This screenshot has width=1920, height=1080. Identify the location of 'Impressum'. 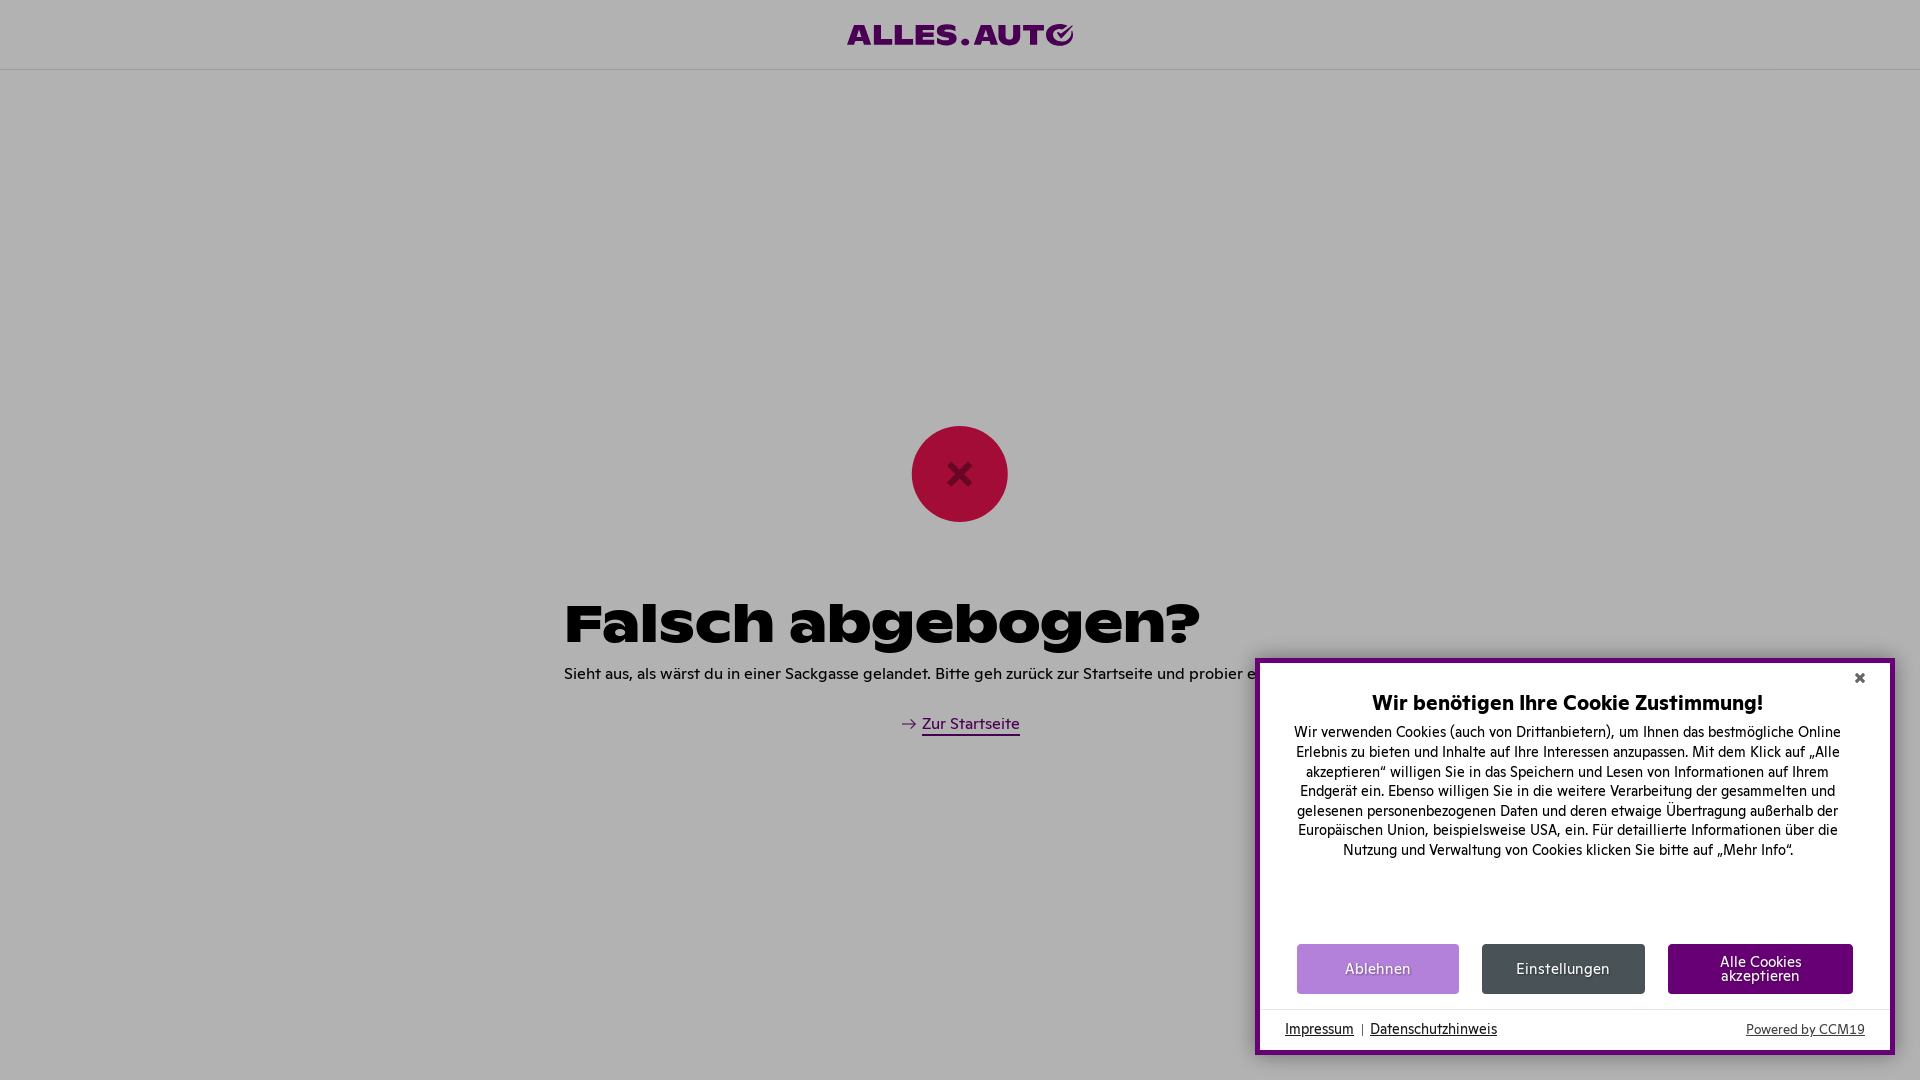
(1319, 1029).